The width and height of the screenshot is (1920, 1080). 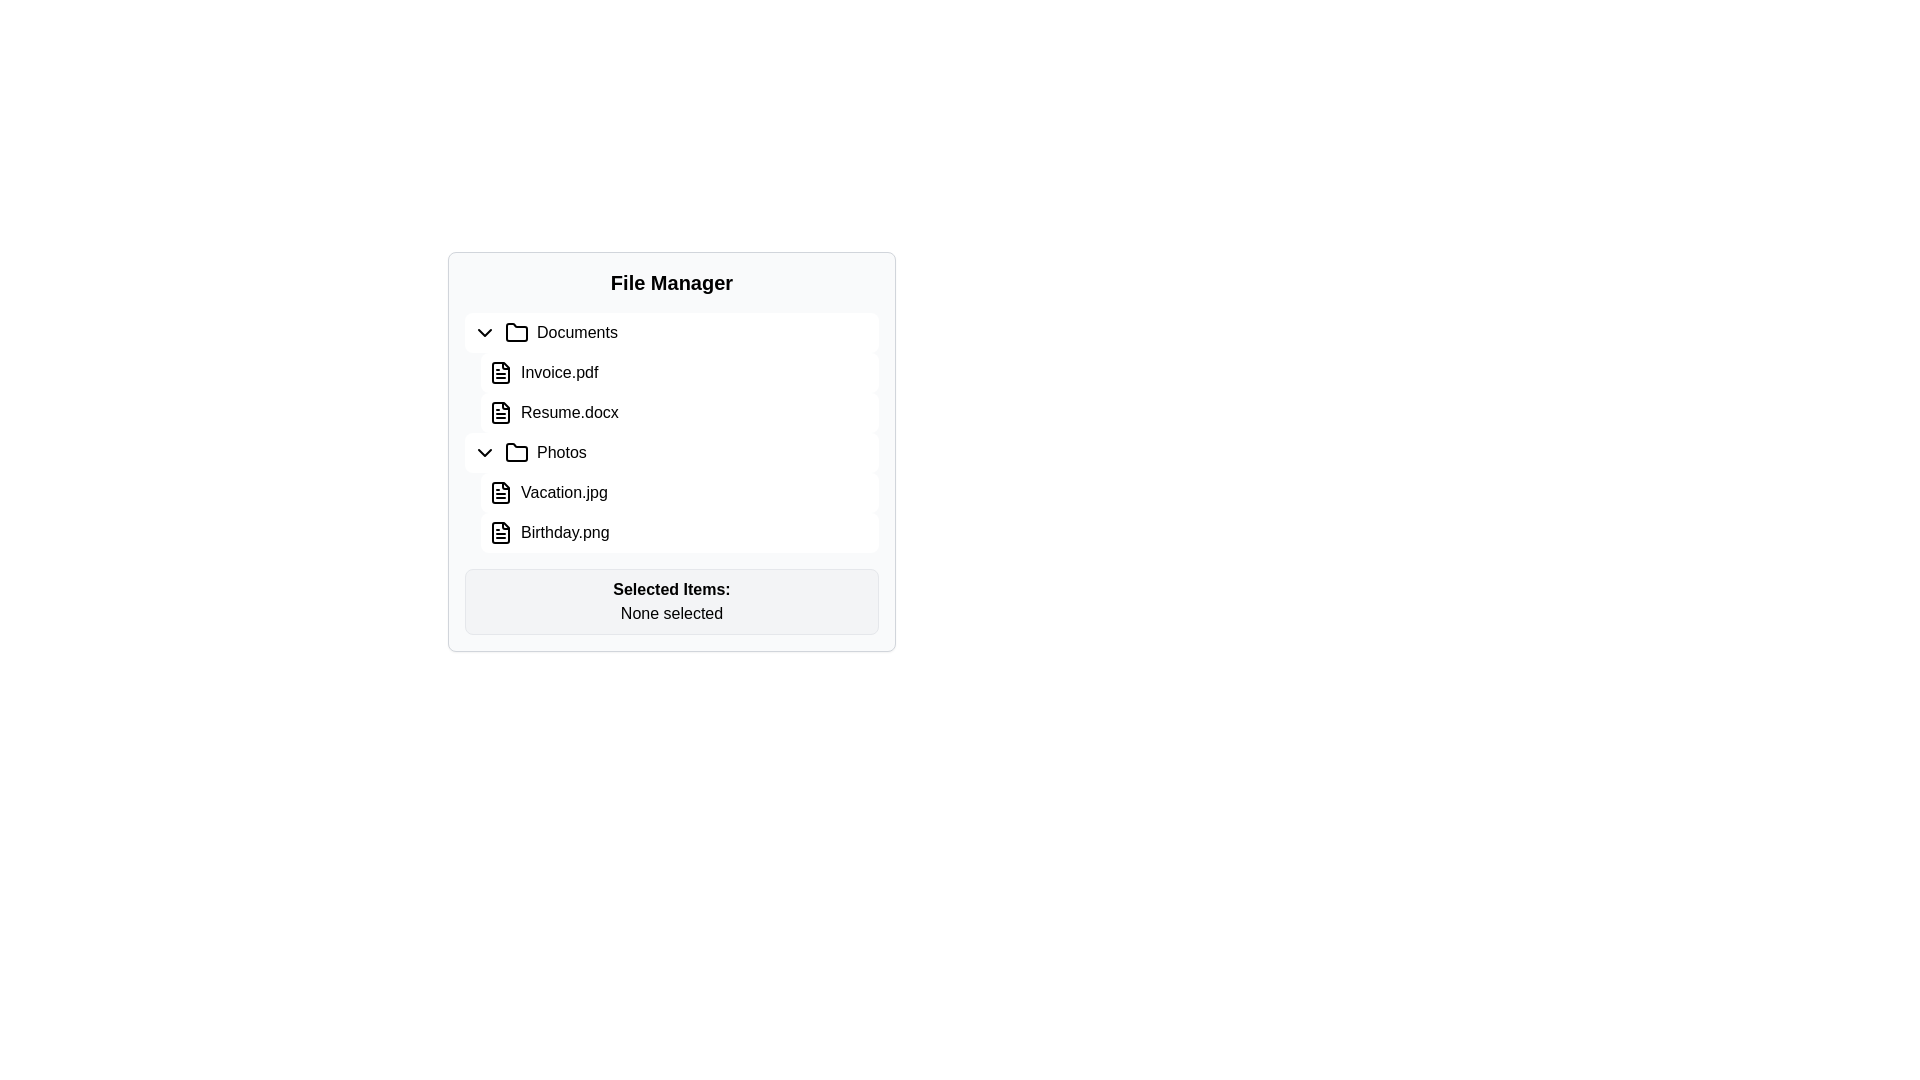 I want to click on the file entry row labeled 'Invoice.pdf' in the file manager, so click(x=680, y=373).